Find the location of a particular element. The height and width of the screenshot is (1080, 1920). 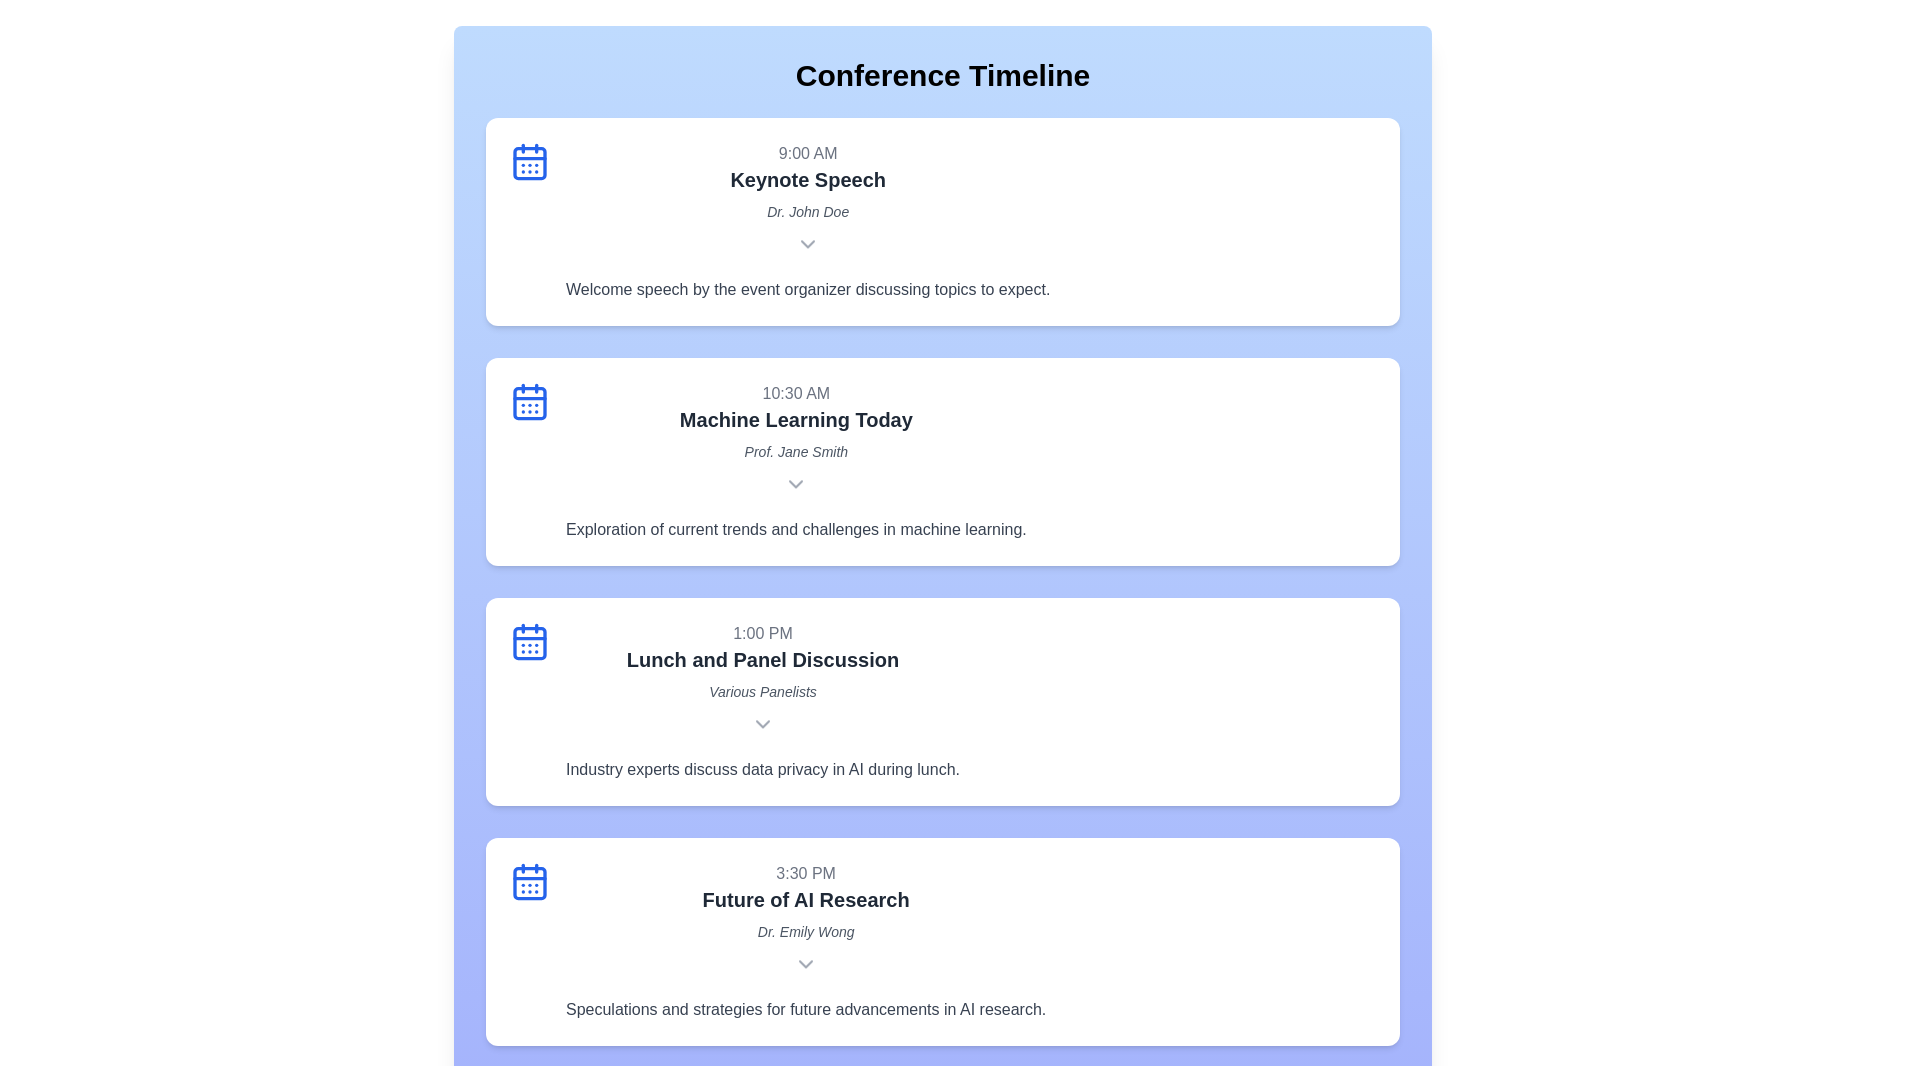

the chevron down icon located in the 'Lunch and Panel Discussion' event block, which is the third block from the top of the timeline, directly below the subtitle 'Various Panelists' is located at coordinates (762, 726).